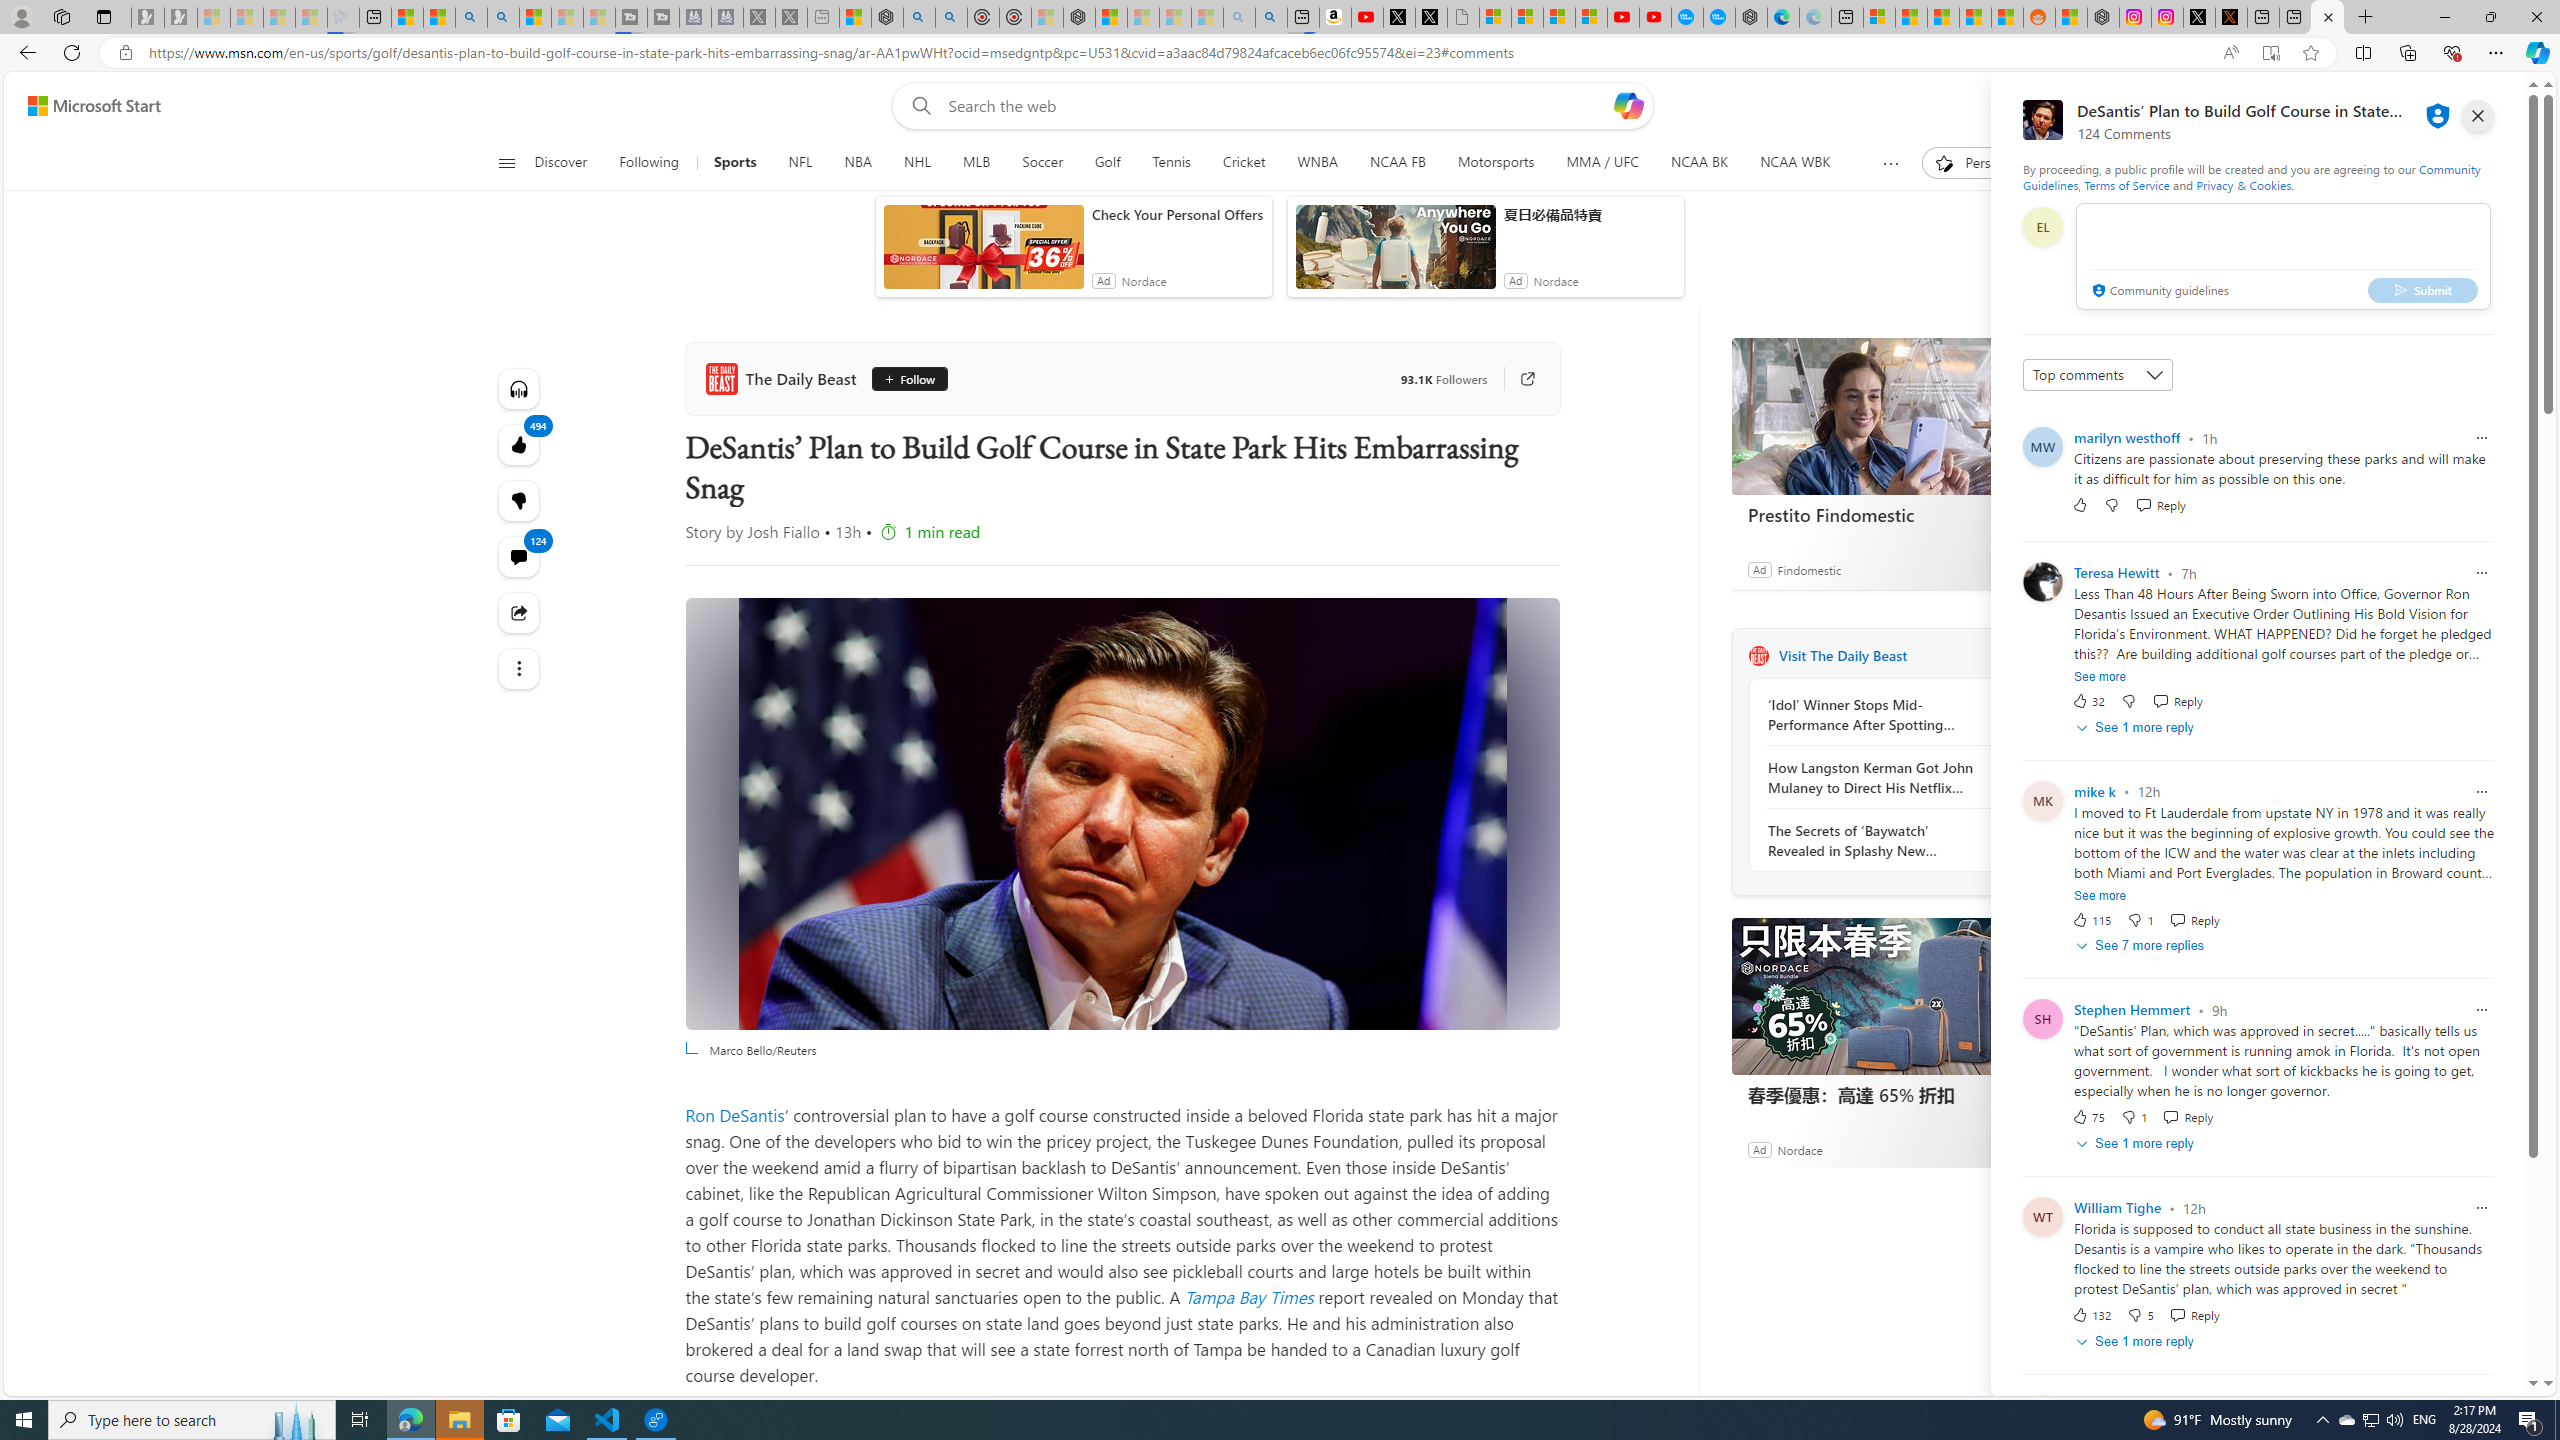 Image resolution: width=2560 pixels, height=1440 pixels. What do you see at coordinates (1794, 162) in the screenshot?
I see `'NCAA WBK'` at bounding box center [1794, 162].